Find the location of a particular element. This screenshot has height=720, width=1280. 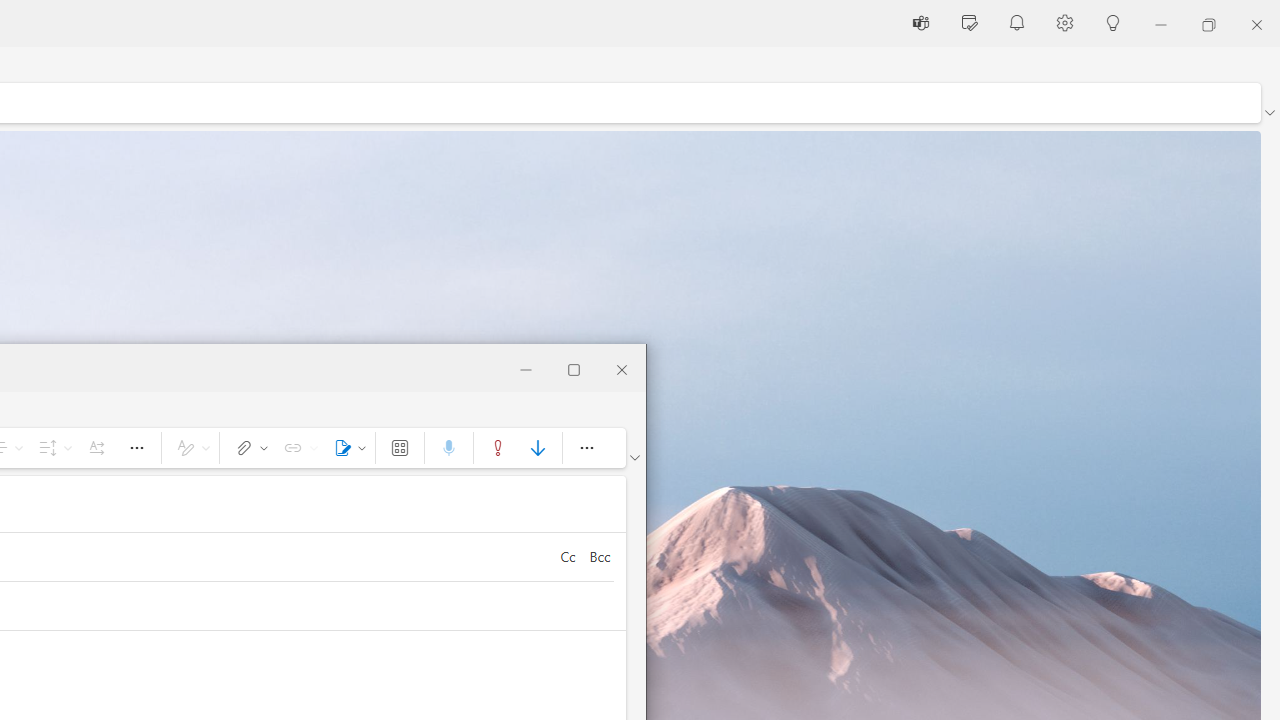

'Signature' is located at coordinates (346, 446).